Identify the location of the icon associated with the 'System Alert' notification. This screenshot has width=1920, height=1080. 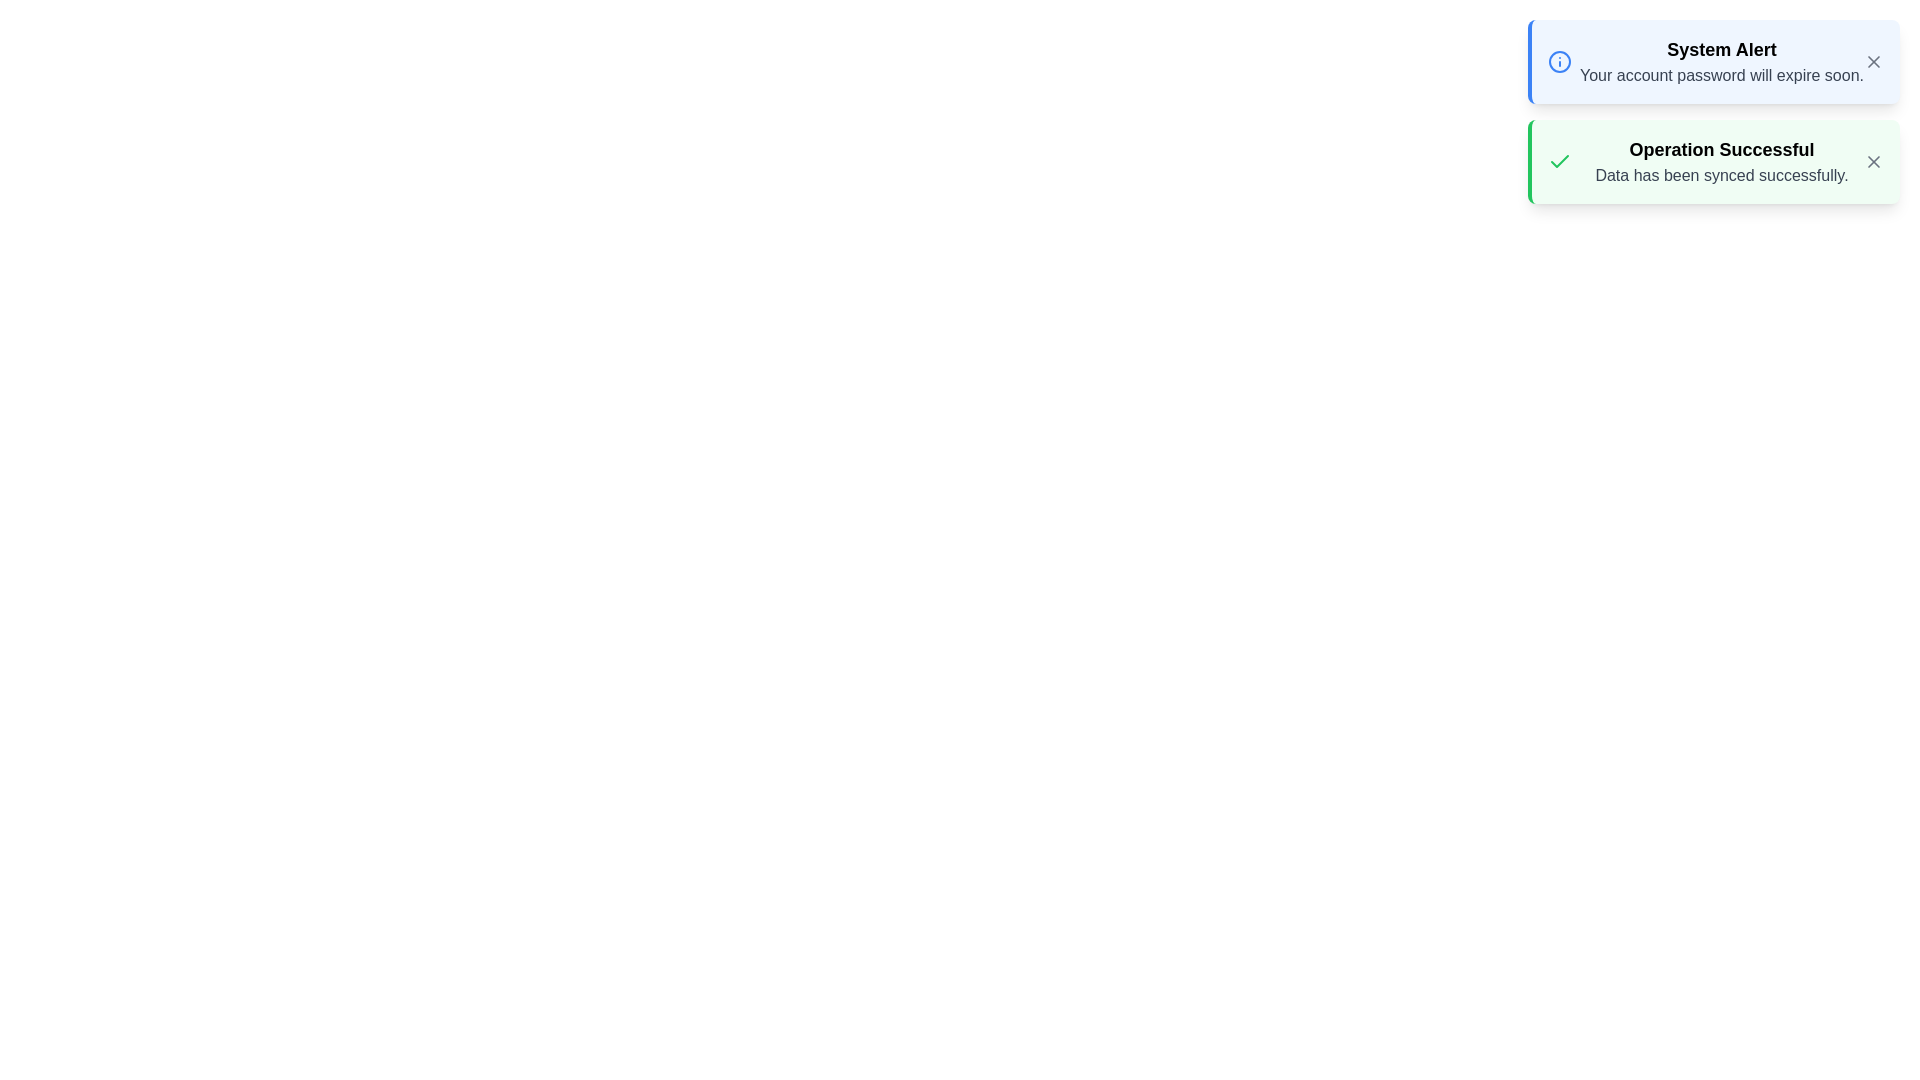
(1559, 60).